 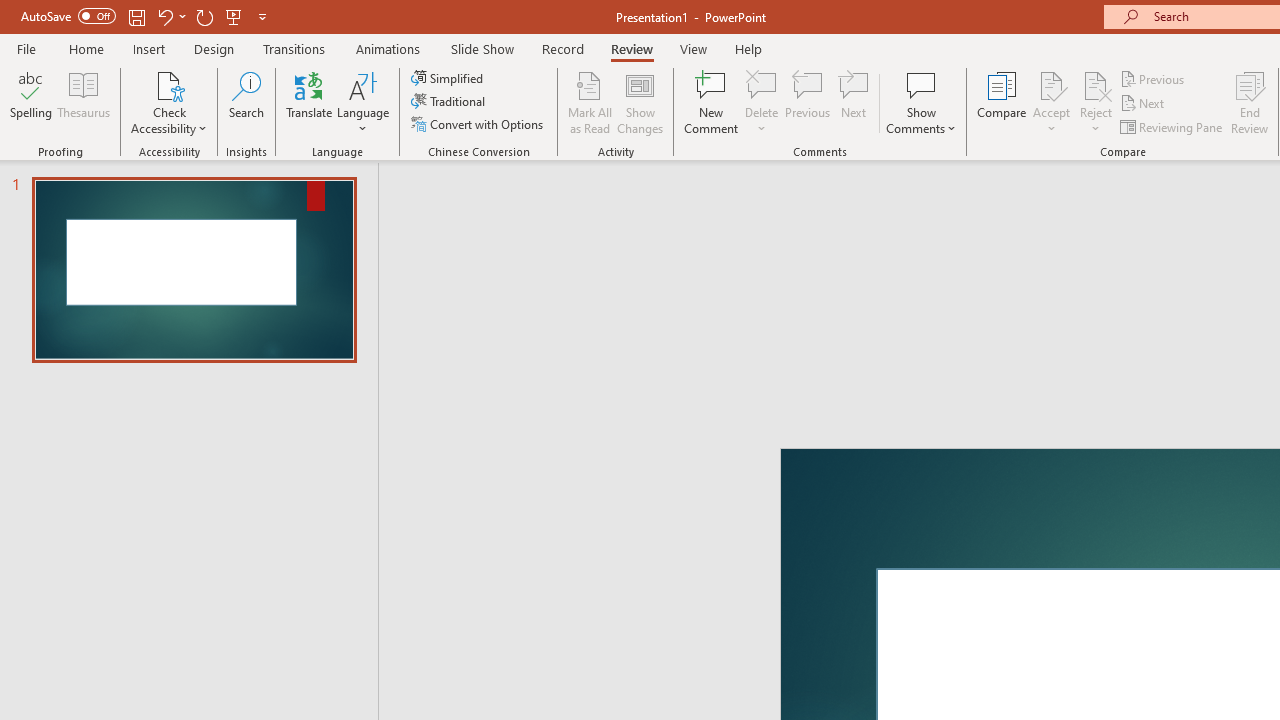 I want to click on 'Show Comments', so click(x=920, y=103).